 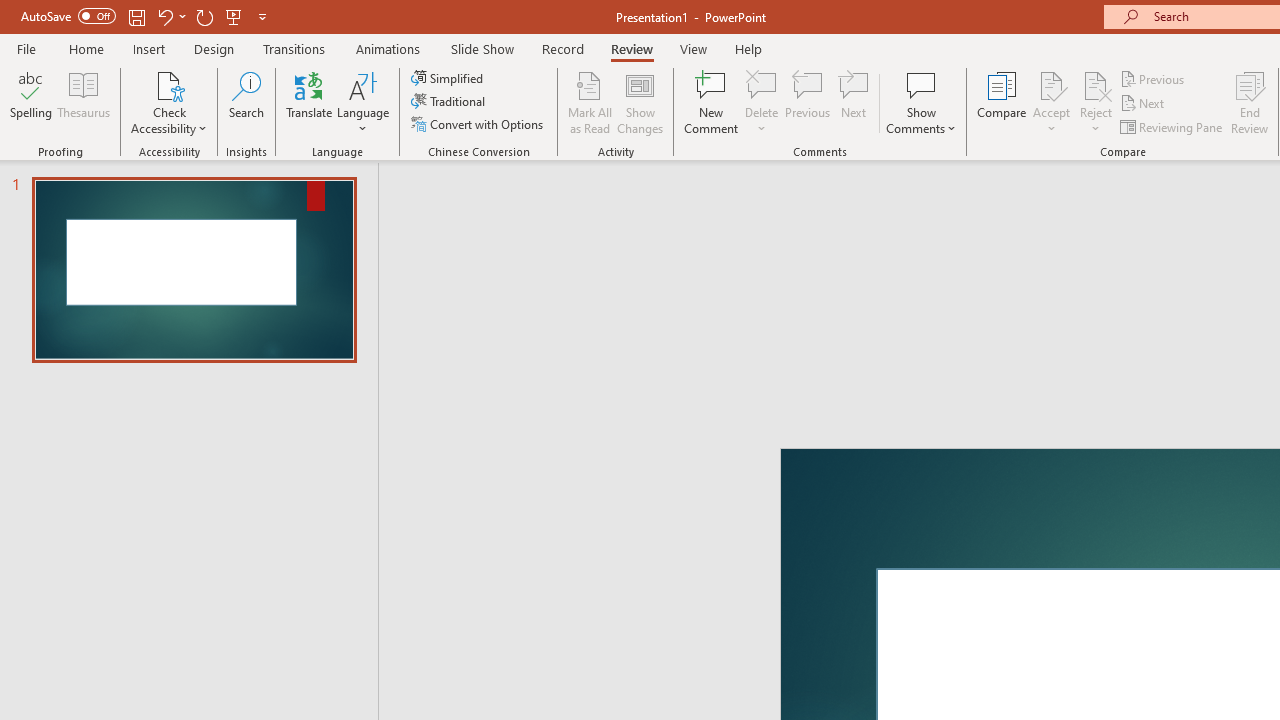 I want to click on 'Show Comments', so click(x=920, y=103).